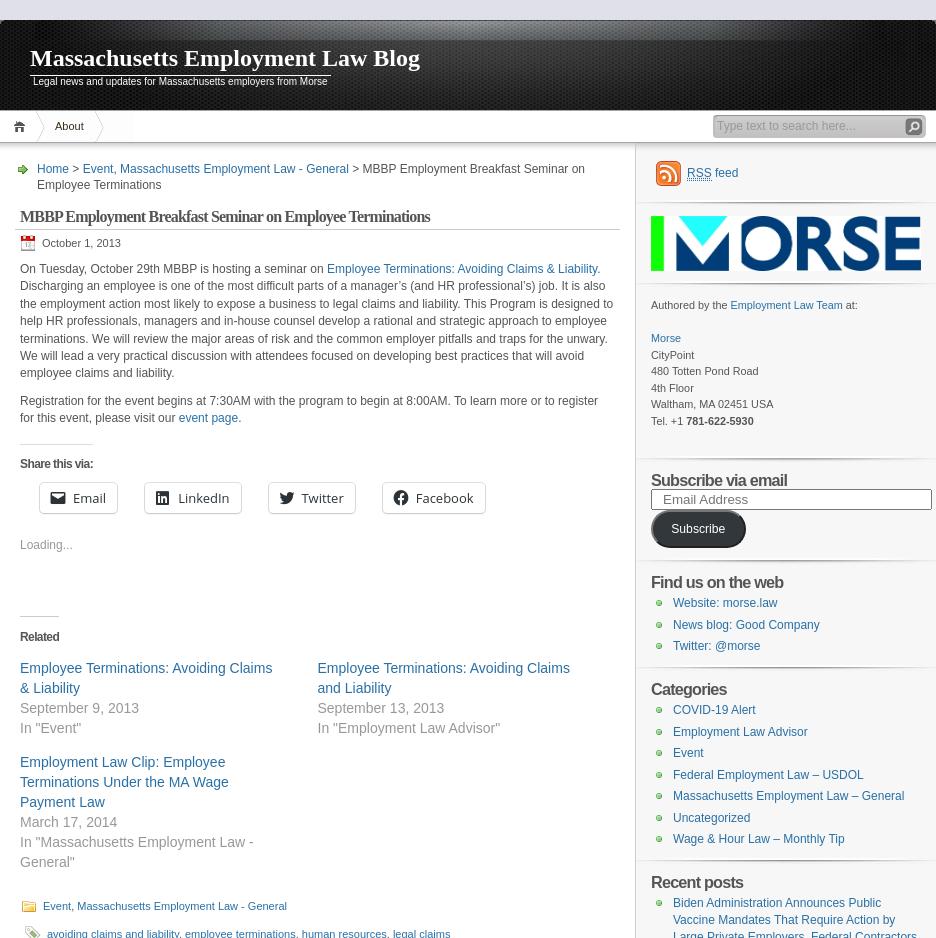 The height and width of the screenshot is (938, 936). What do you see at coordinates (711, 403) in the screenshot?
I see `'Waltham, MA 02451  USA'` at bounding box center [711, 403].